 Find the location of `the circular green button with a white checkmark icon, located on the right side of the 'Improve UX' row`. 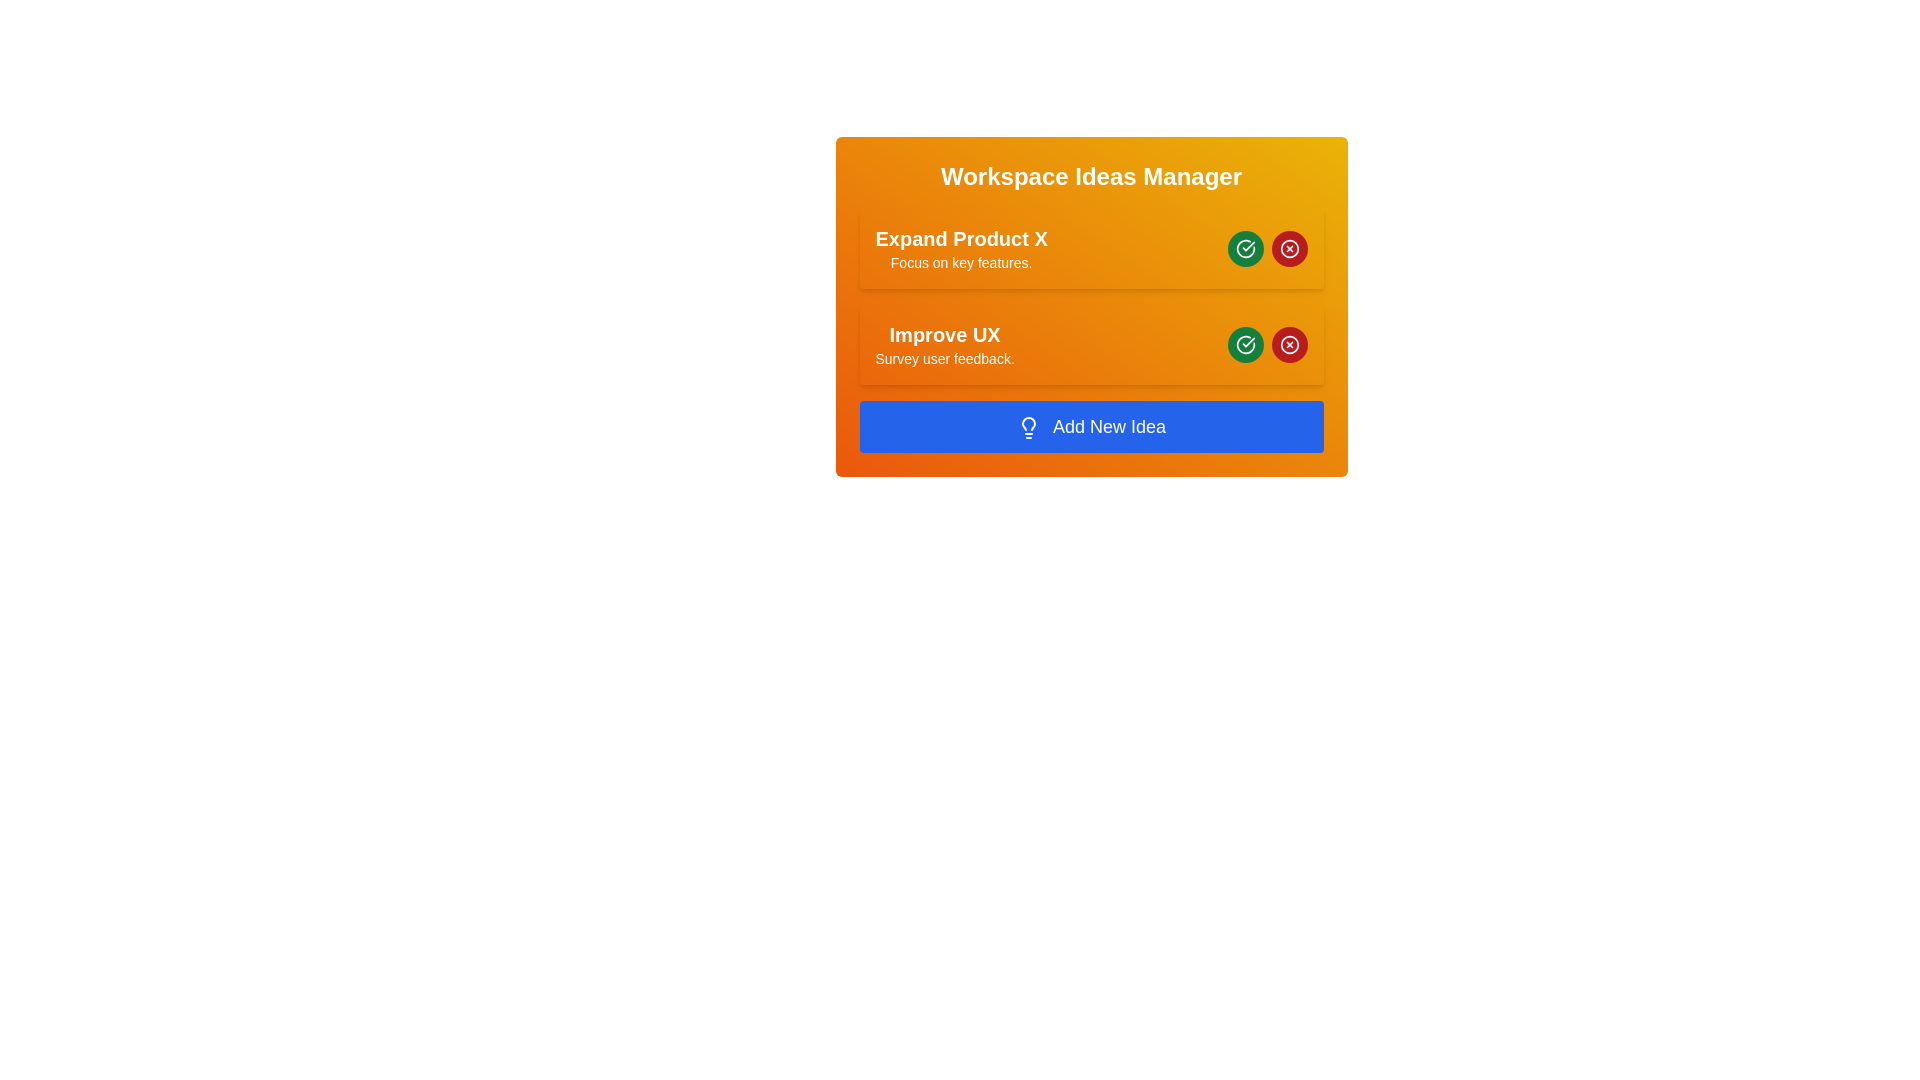

the circular green button with a white checkmark icon, located on the right side of the 'Improve UX' row is located at coordinates (1244, 343).